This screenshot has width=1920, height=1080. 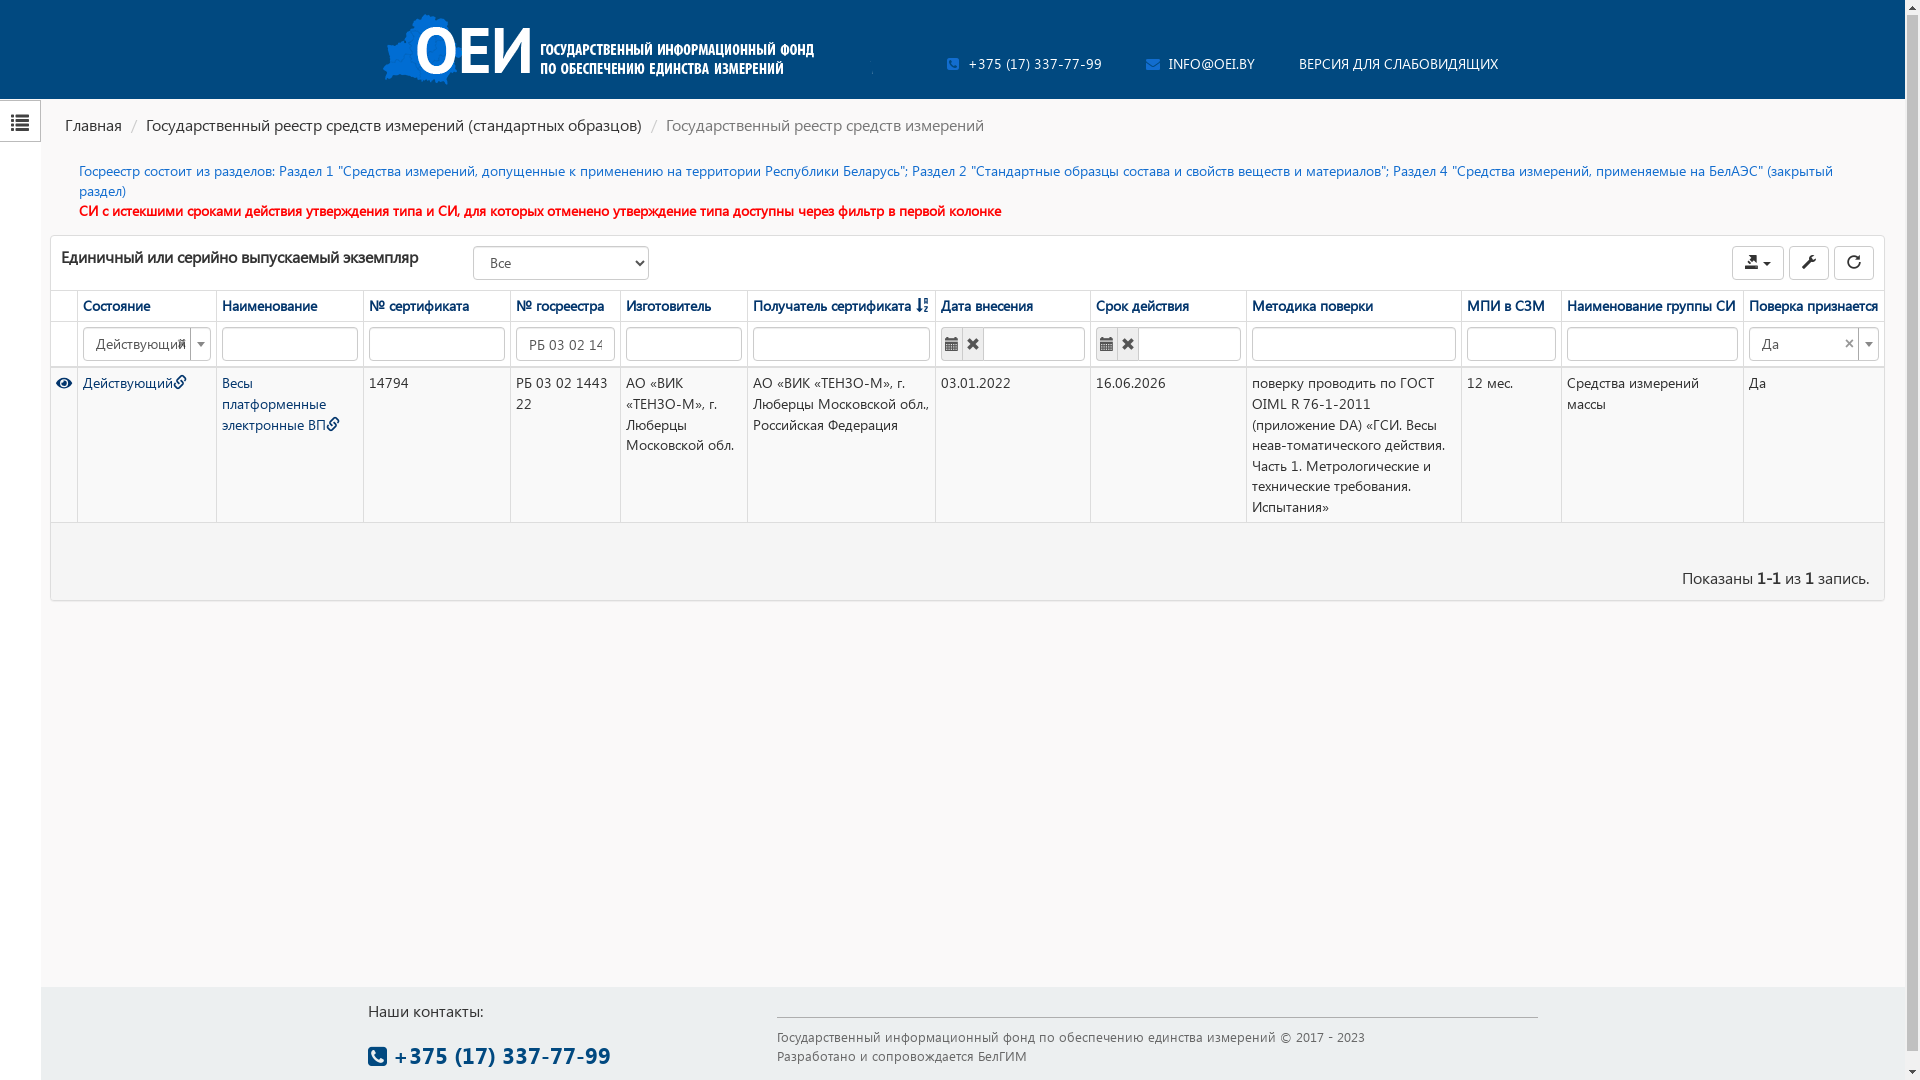 I want to click on 'INFO@OEI.BY', so click(x=1146, y=63).